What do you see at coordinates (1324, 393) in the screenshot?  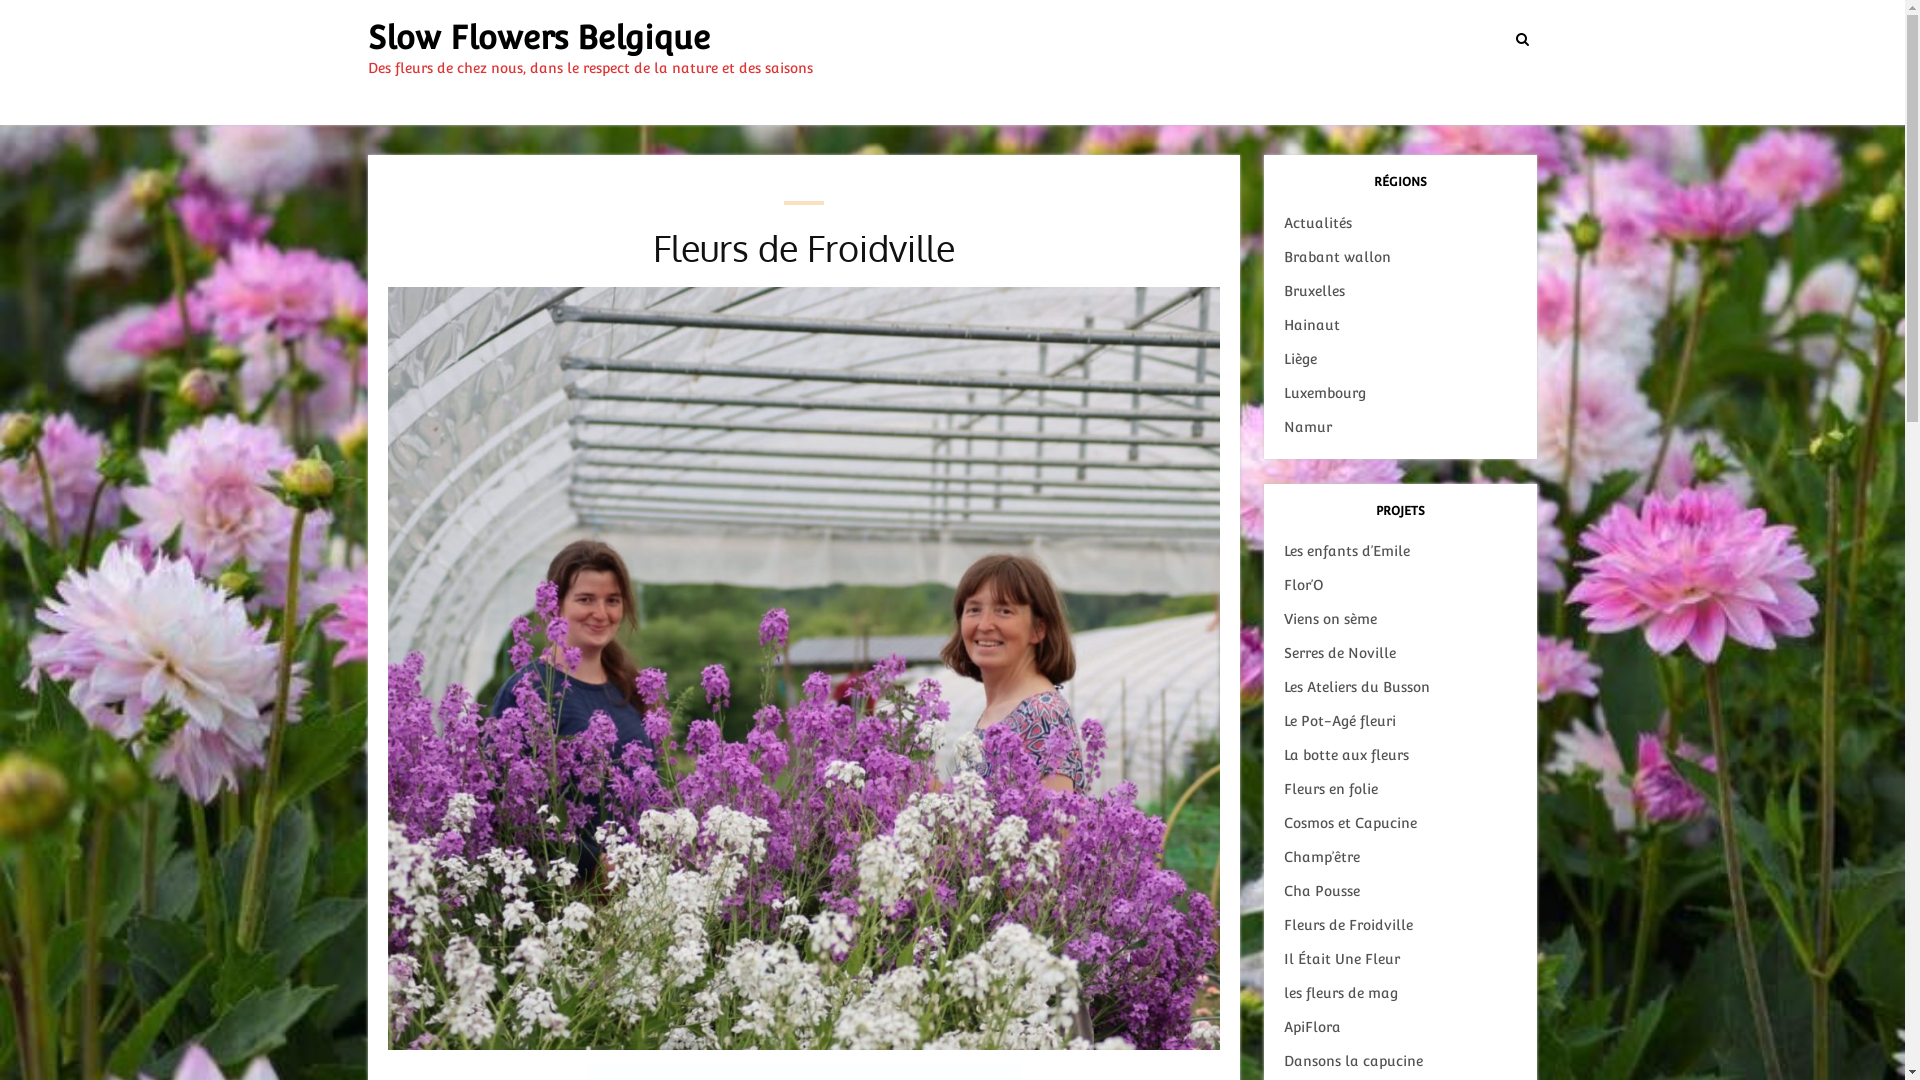 I see `'Luxembourg'` at bounding box center [1324, 393].